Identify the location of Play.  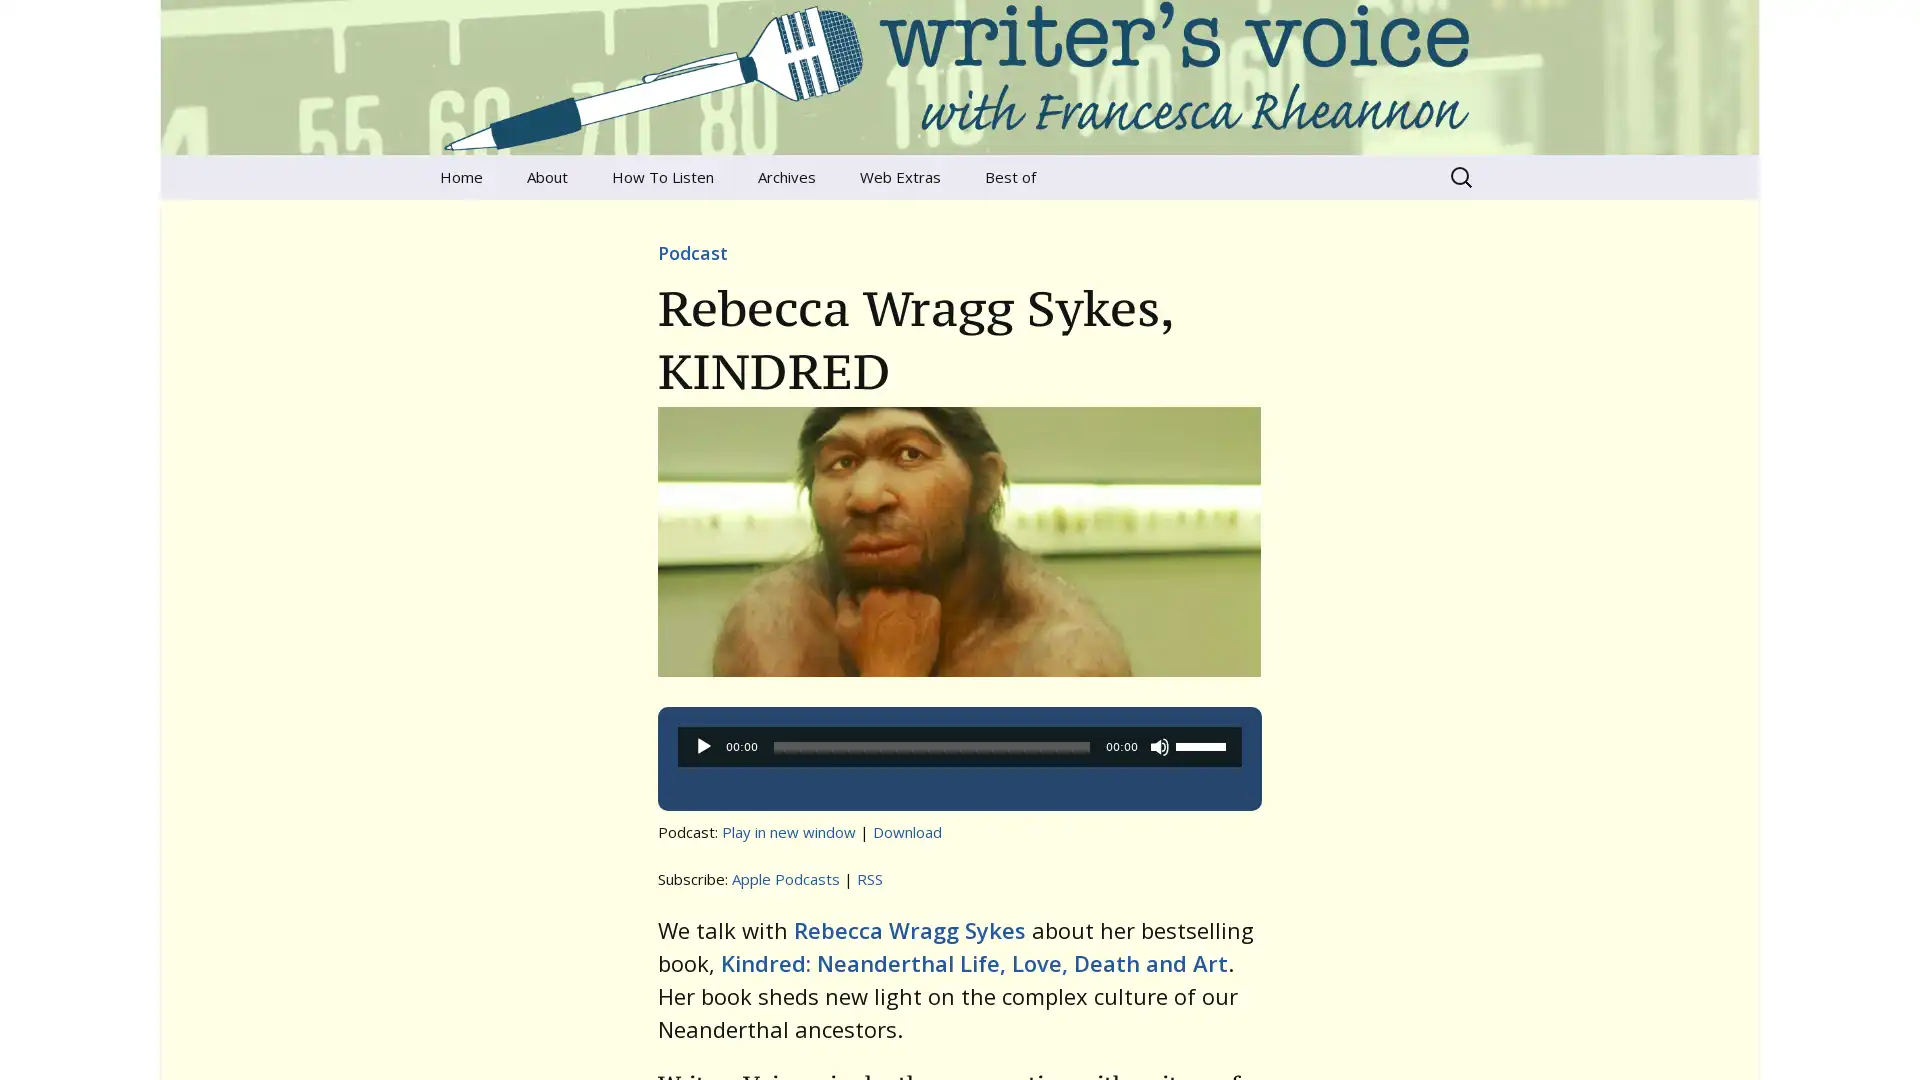
(704, 747).